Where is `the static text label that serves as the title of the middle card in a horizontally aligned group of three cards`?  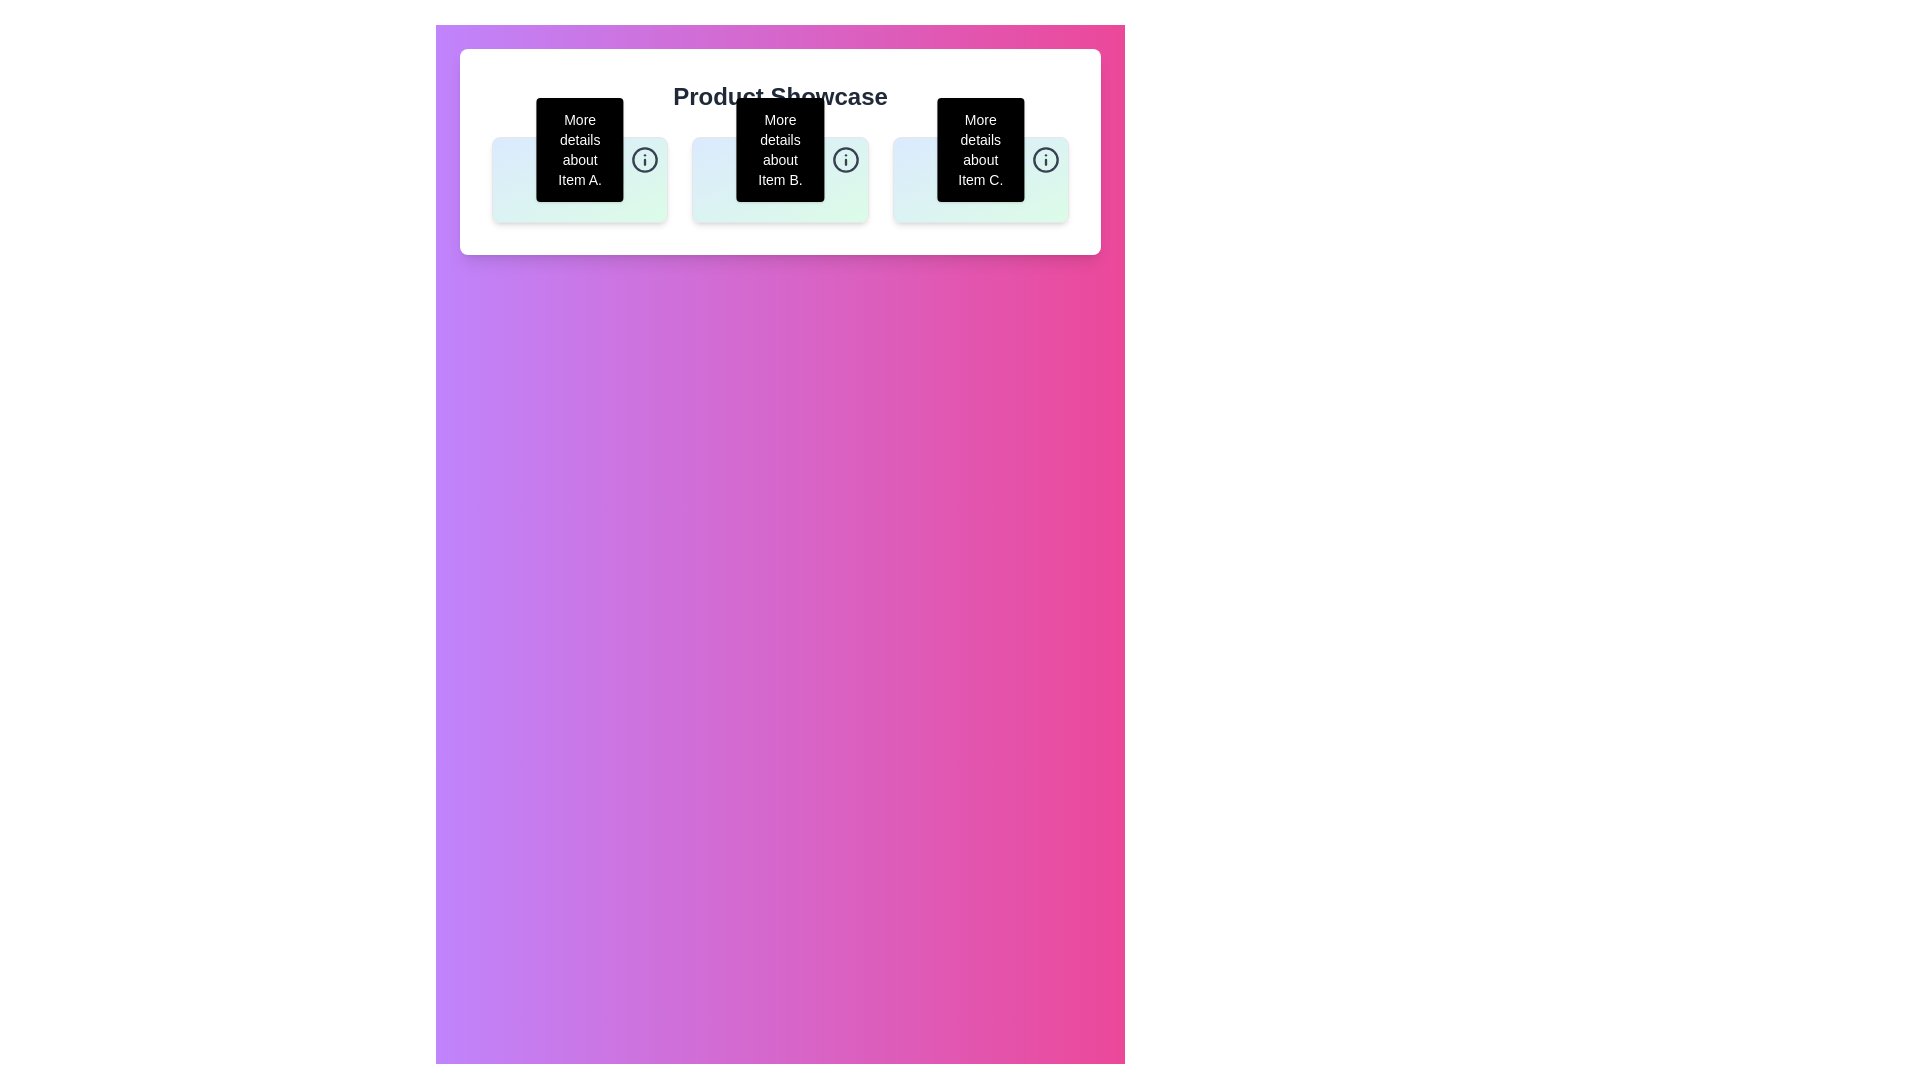 the static text label that serves as the title of the middle card in a horizontally aligned group of three cards is located at coordinates (779, 175).